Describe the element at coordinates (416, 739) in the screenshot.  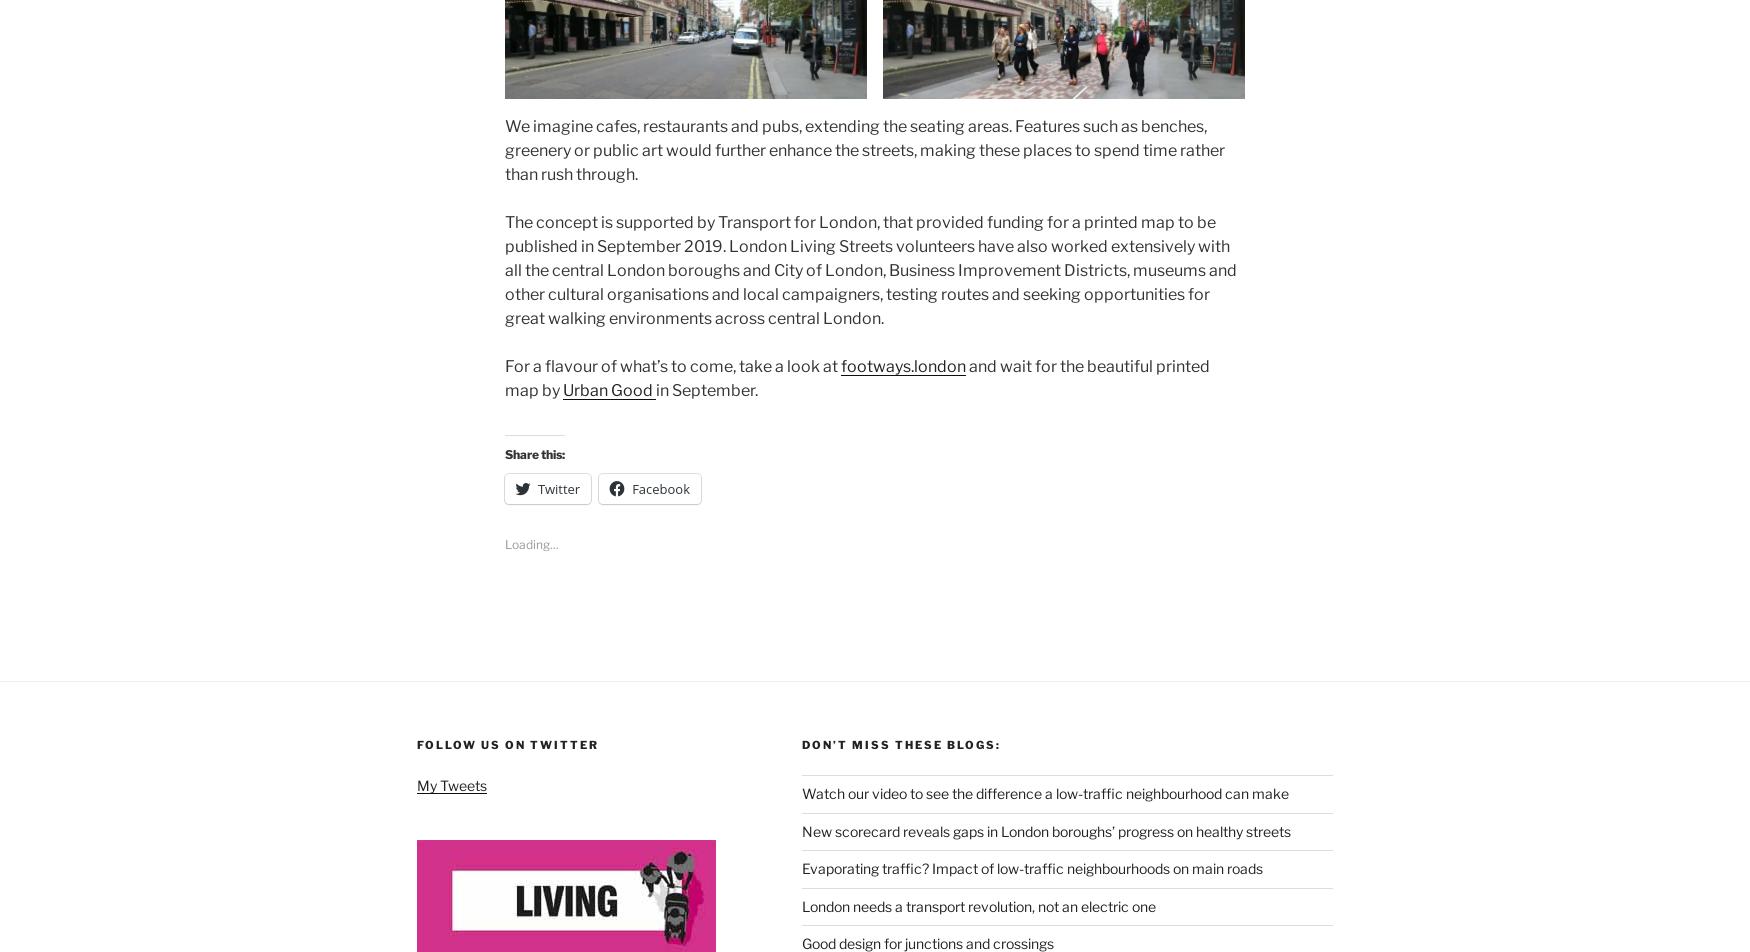
I see `'Follow us on Twitter'` at that location.